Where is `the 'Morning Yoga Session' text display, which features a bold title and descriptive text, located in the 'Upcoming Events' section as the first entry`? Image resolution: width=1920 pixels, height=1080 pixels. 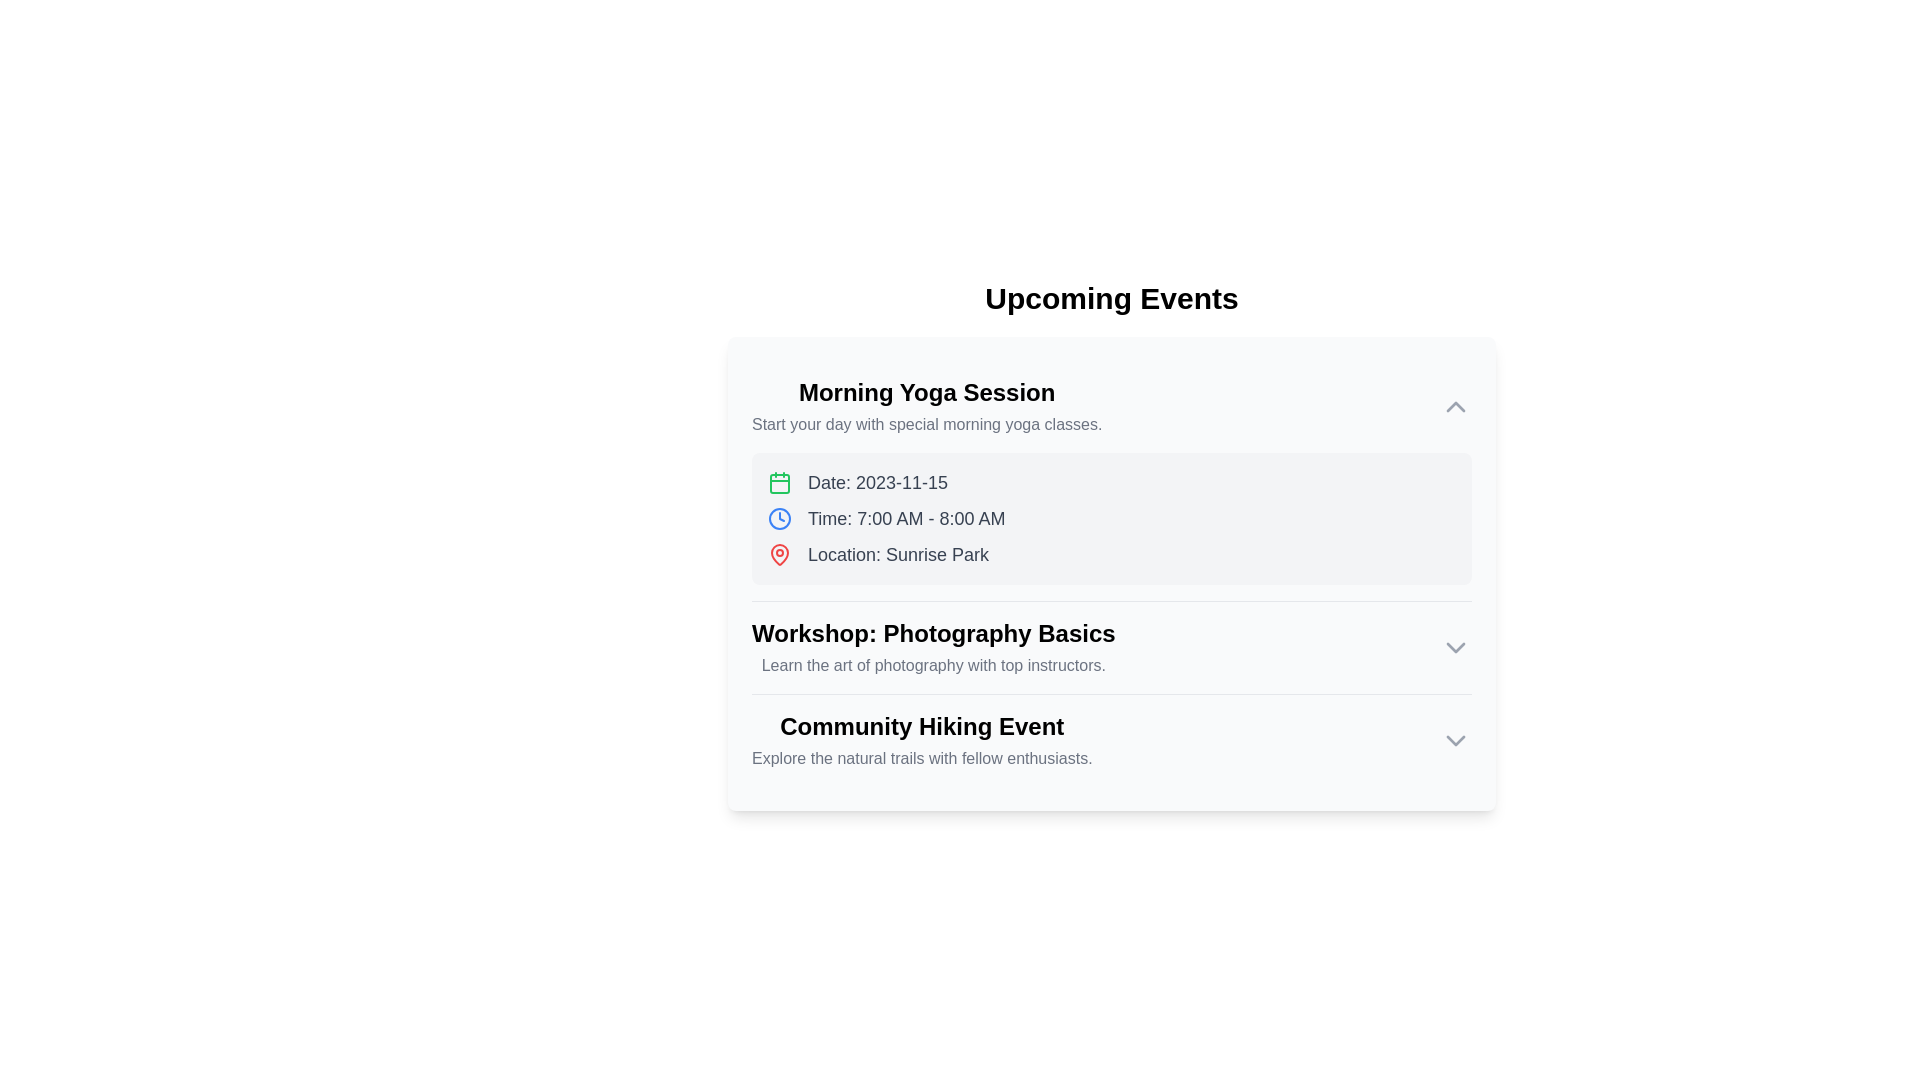
the 'Morning Yoga Session' text display, which features a bold title and descriptive text, located in the 'Upcoming Events' section as the first entry is located at coordinates (926, 406).